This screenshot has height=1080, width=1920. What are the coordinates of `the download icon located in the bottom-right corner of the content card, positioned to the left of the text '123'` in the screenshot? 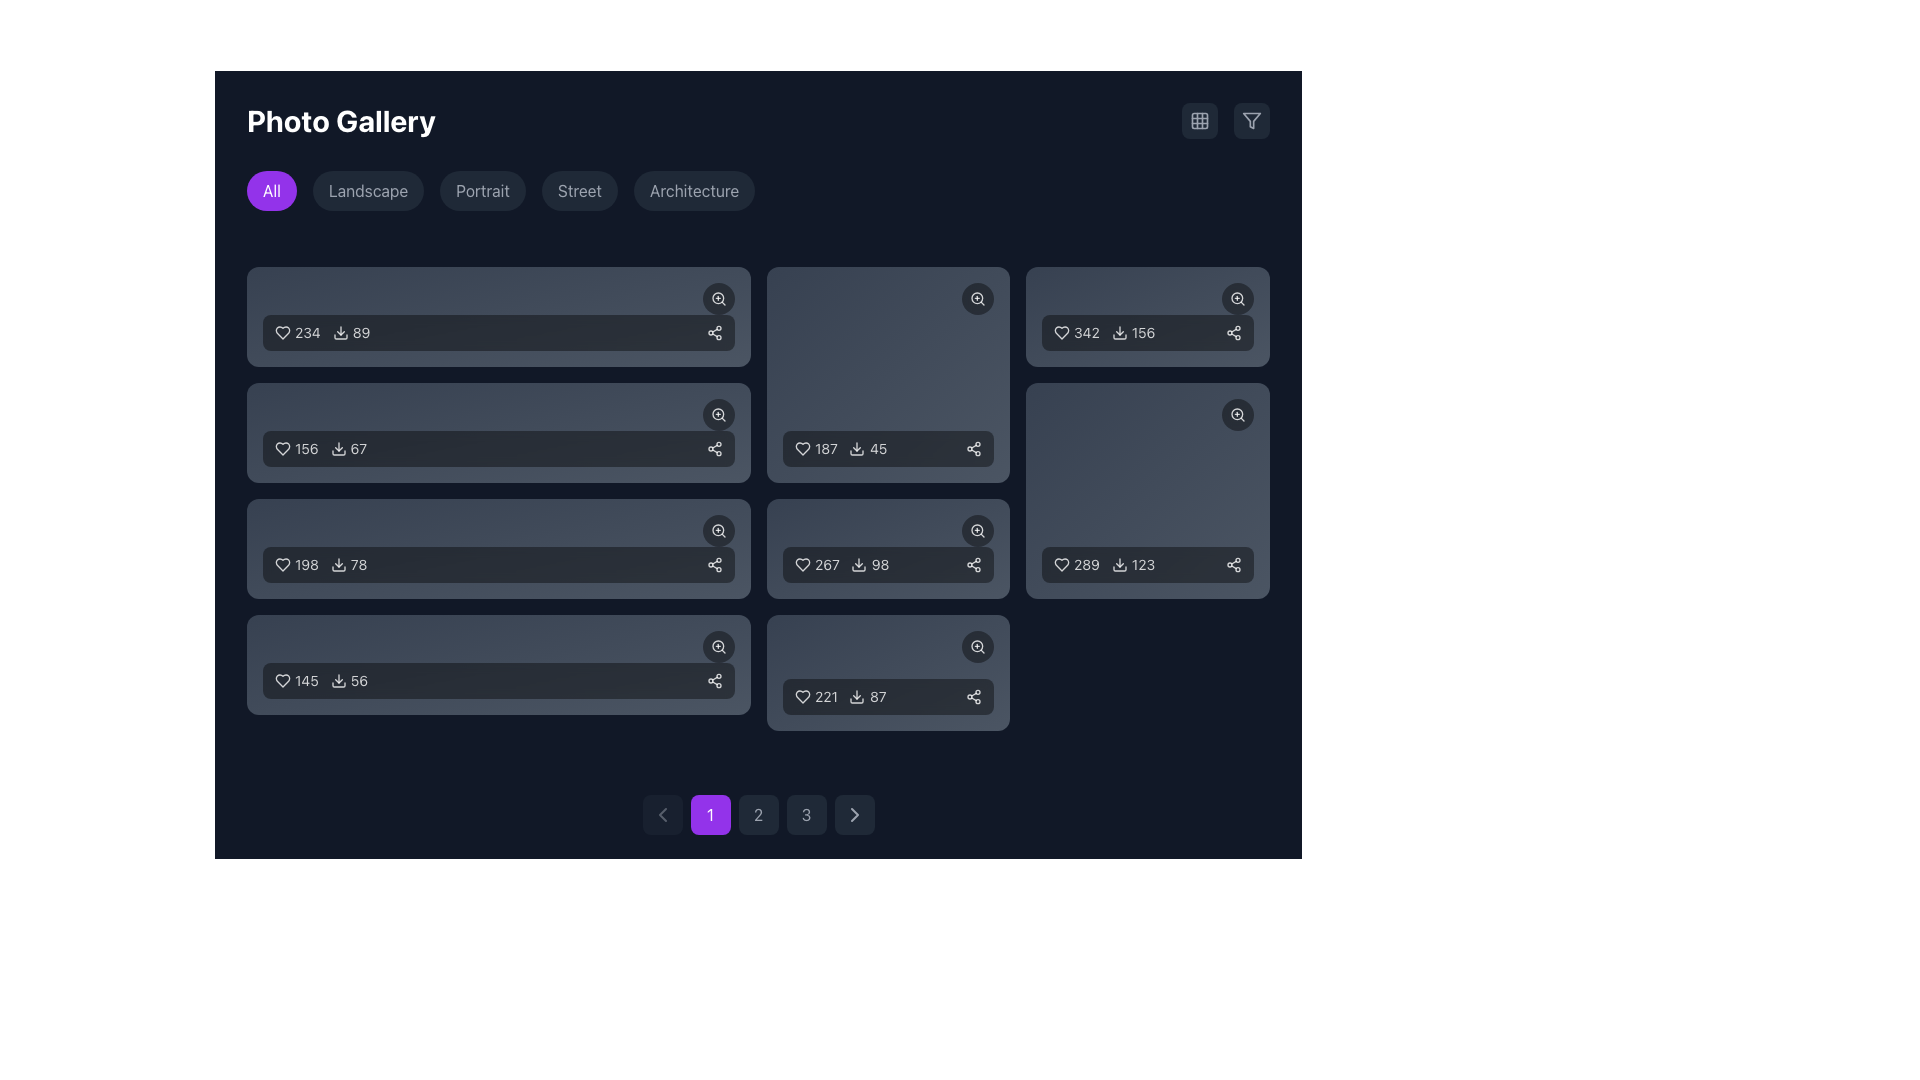 It's located at (1120, 564).